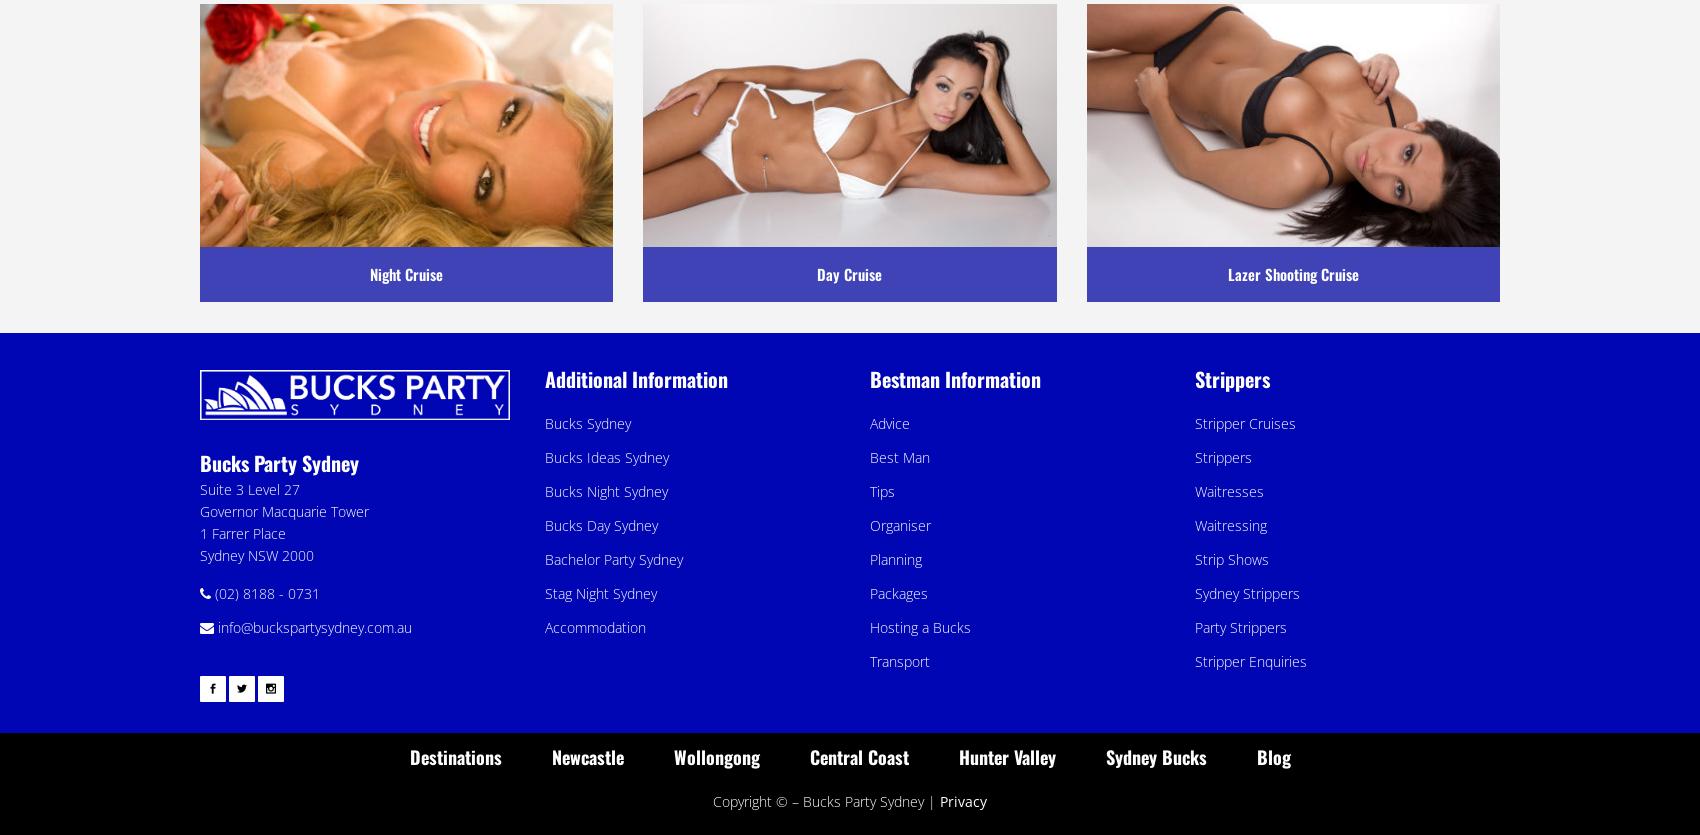 Image resolution: width=1700 pixels, height=835 pixels. I want to click on 'Sydney Strippers', so click(1246, 592).